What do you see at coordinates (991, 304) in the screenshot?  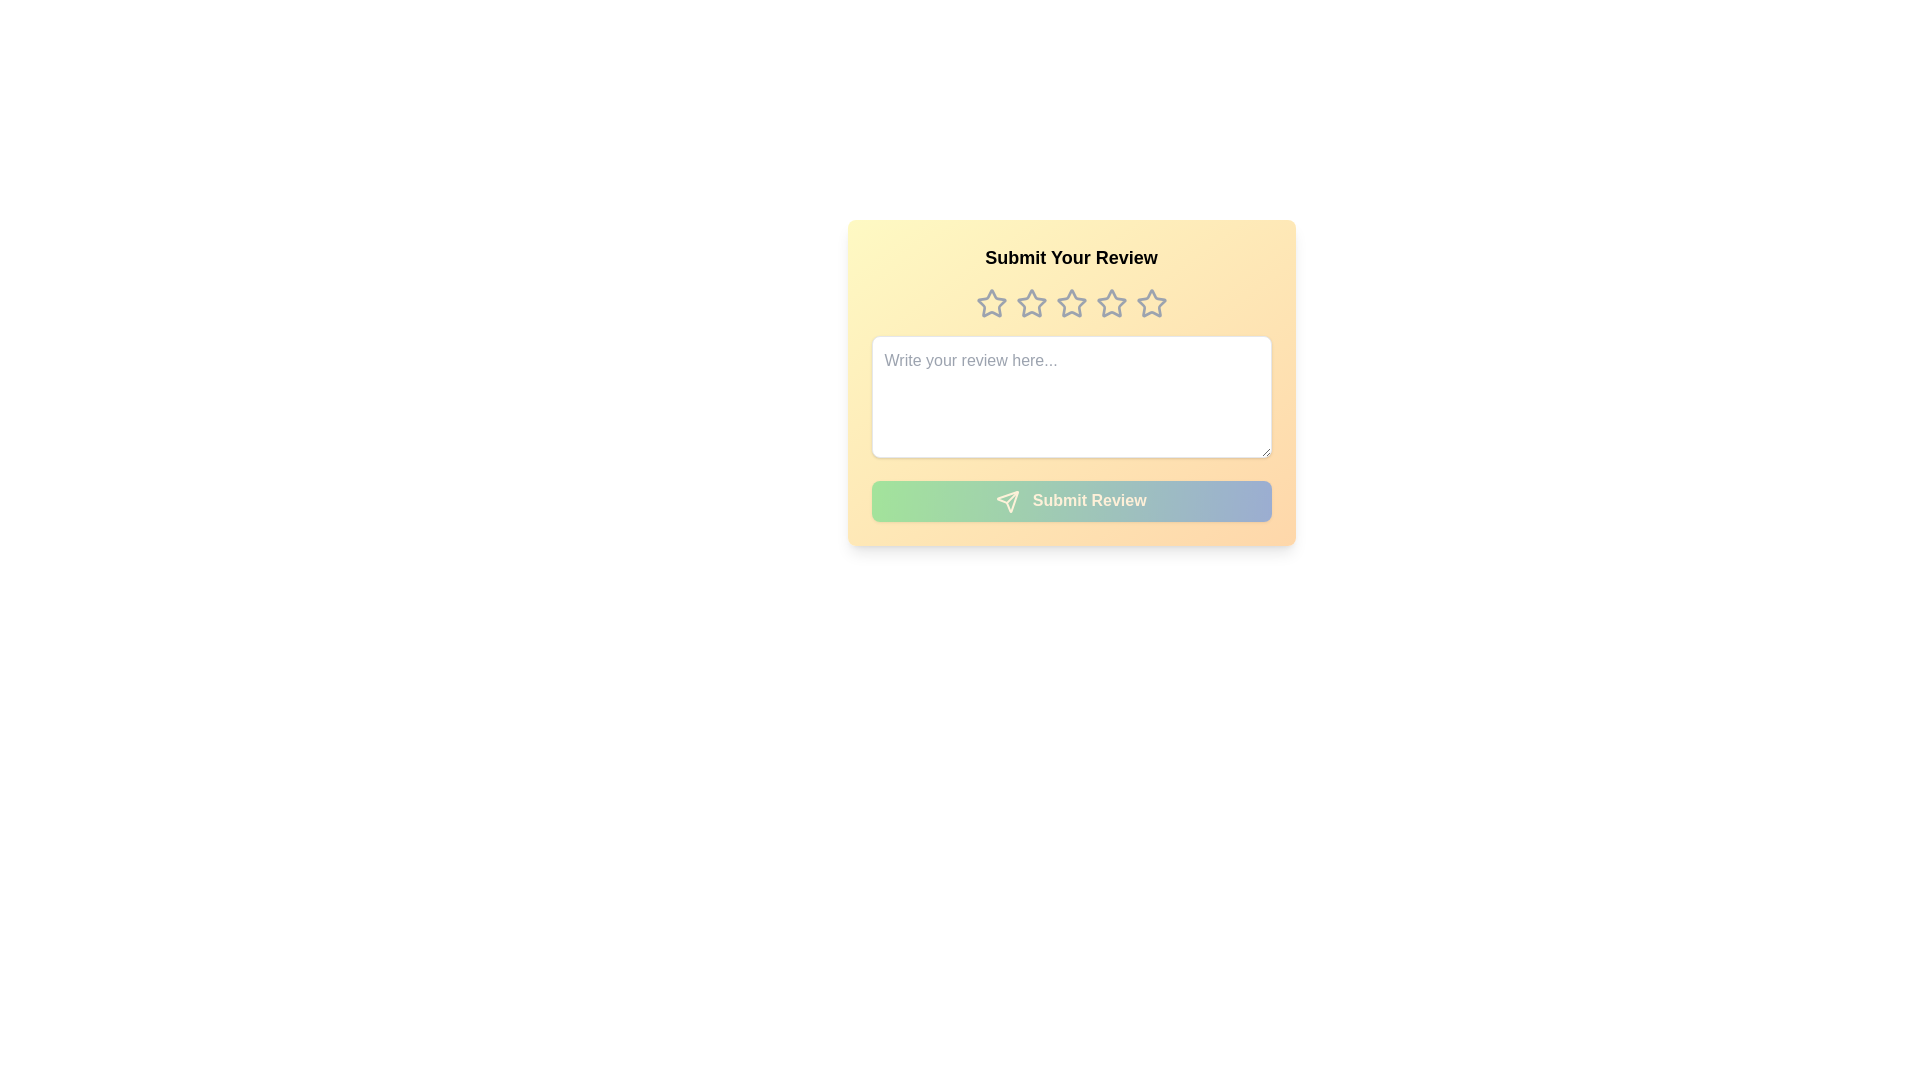 I see `the first Rating star icon located below the 'Submit Your Review' title` at bounding box center [991, 304].